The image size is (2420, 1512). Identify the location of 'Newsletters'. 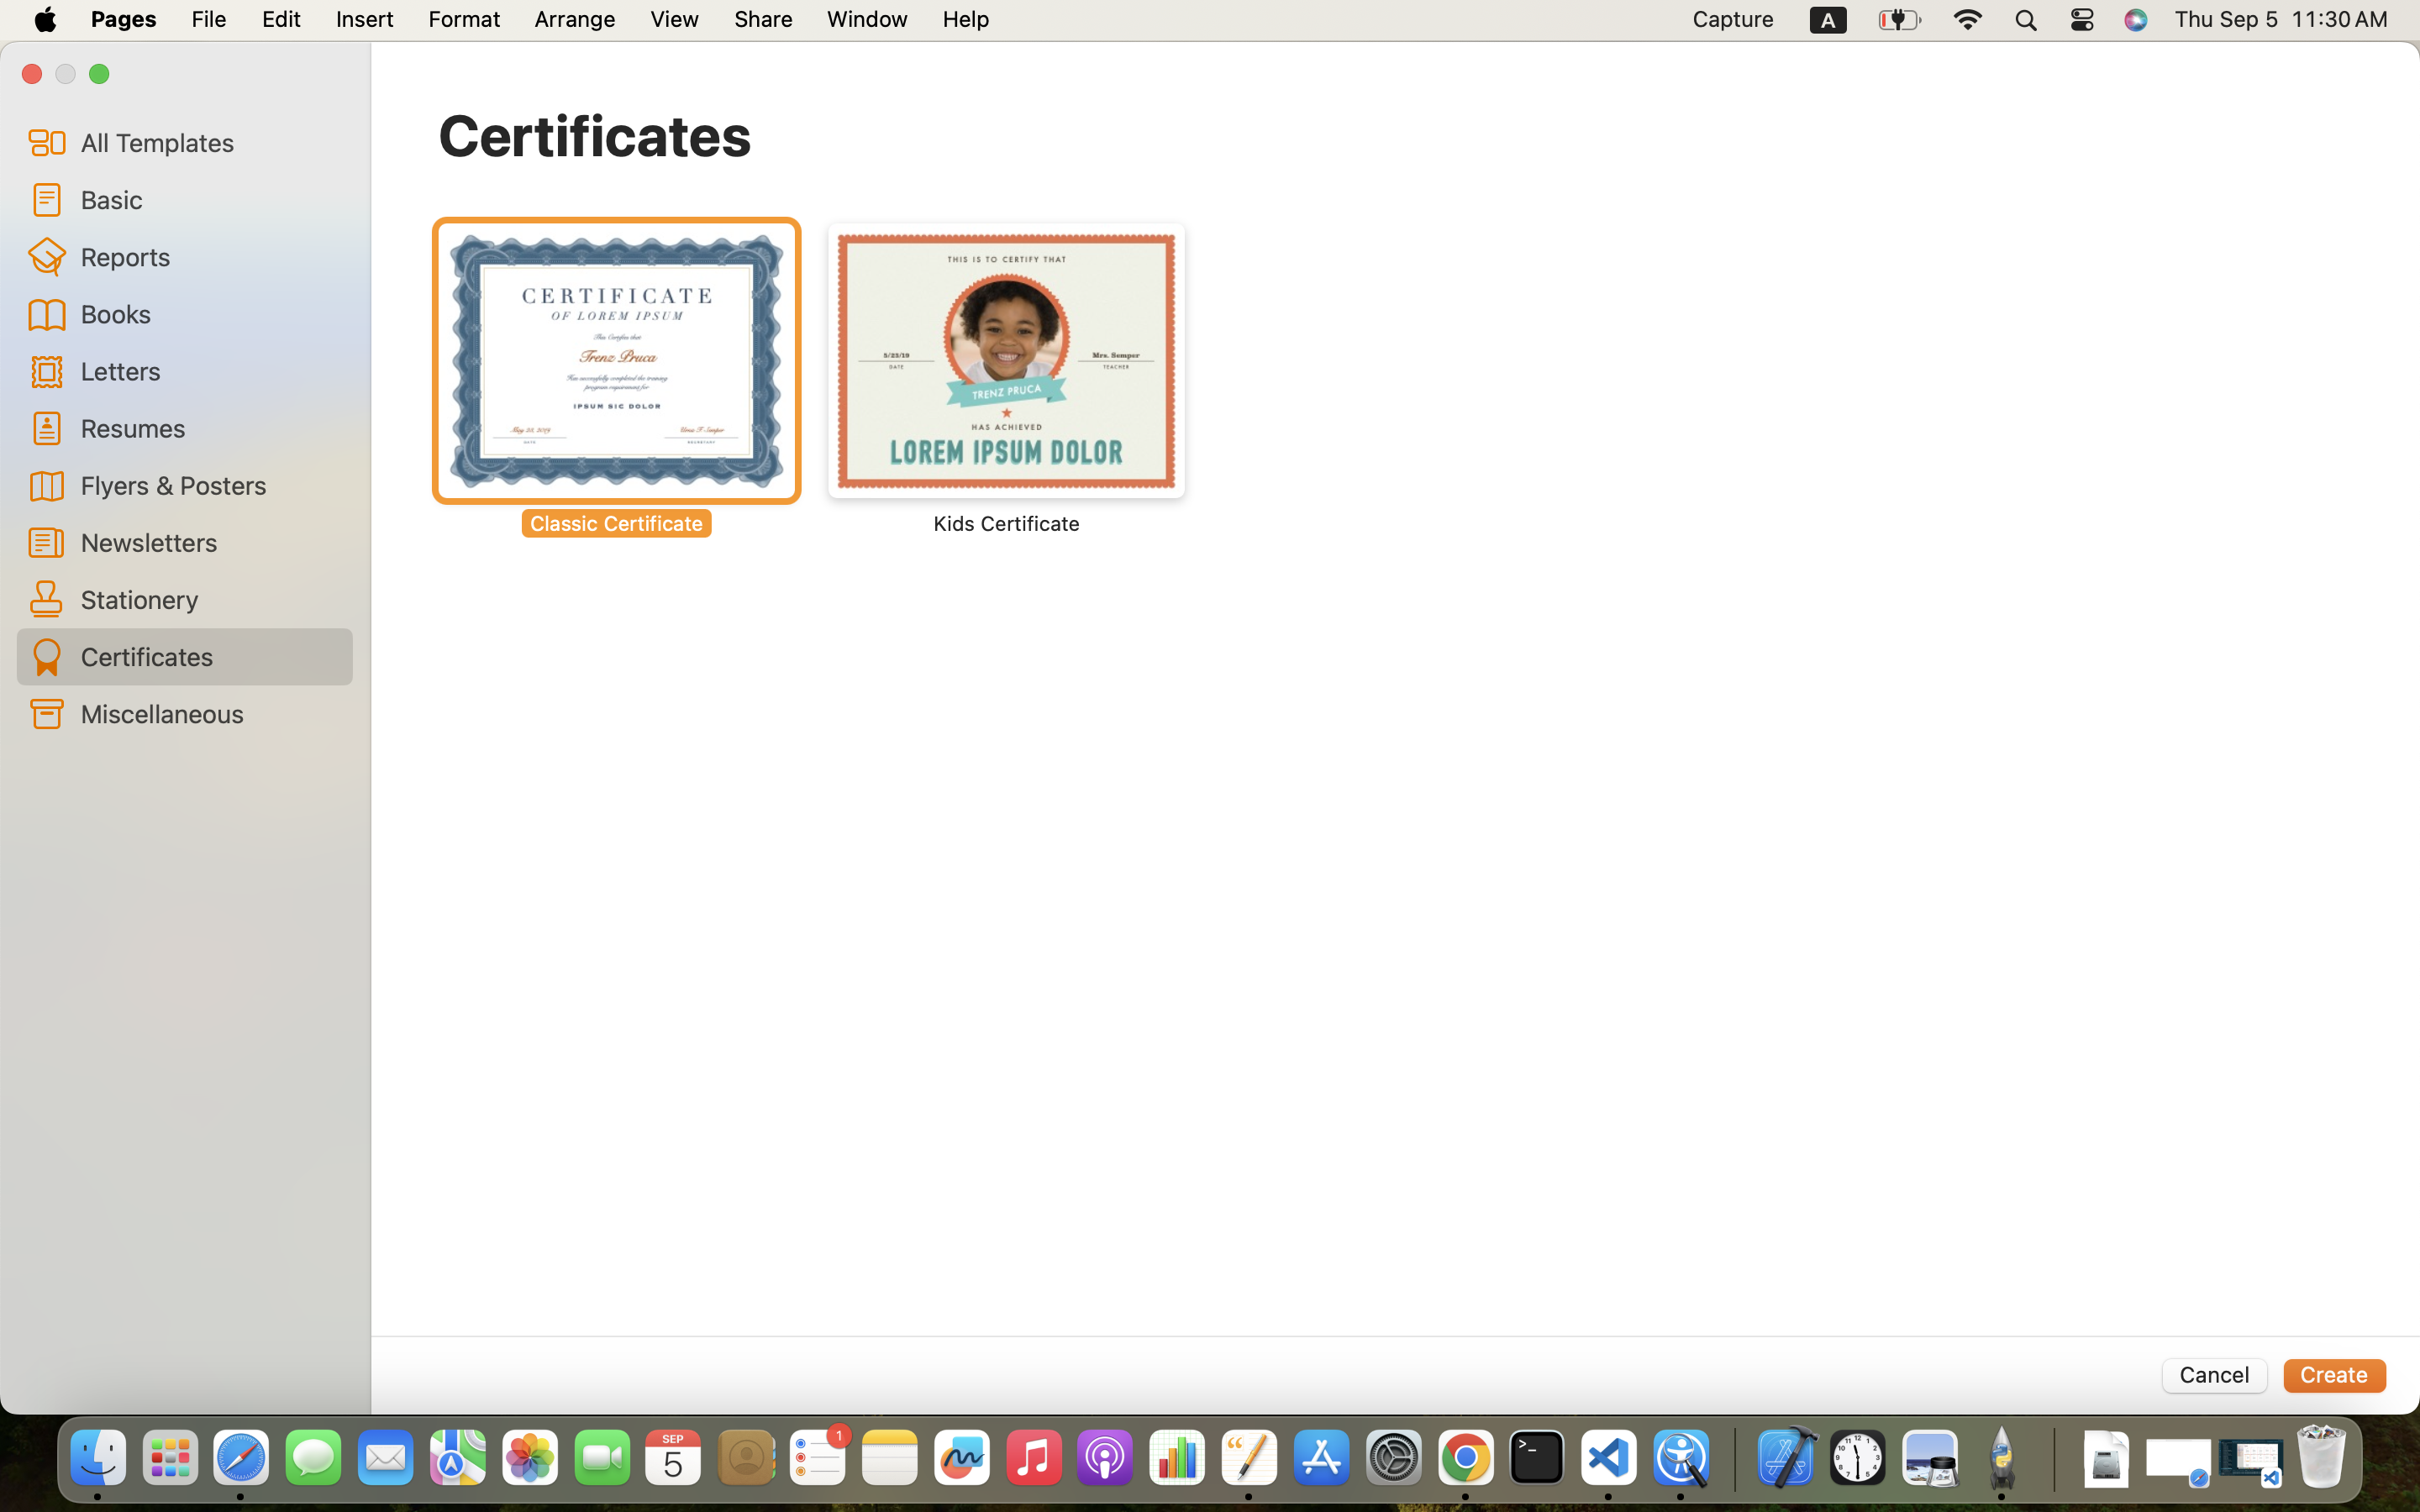
(208, 540).